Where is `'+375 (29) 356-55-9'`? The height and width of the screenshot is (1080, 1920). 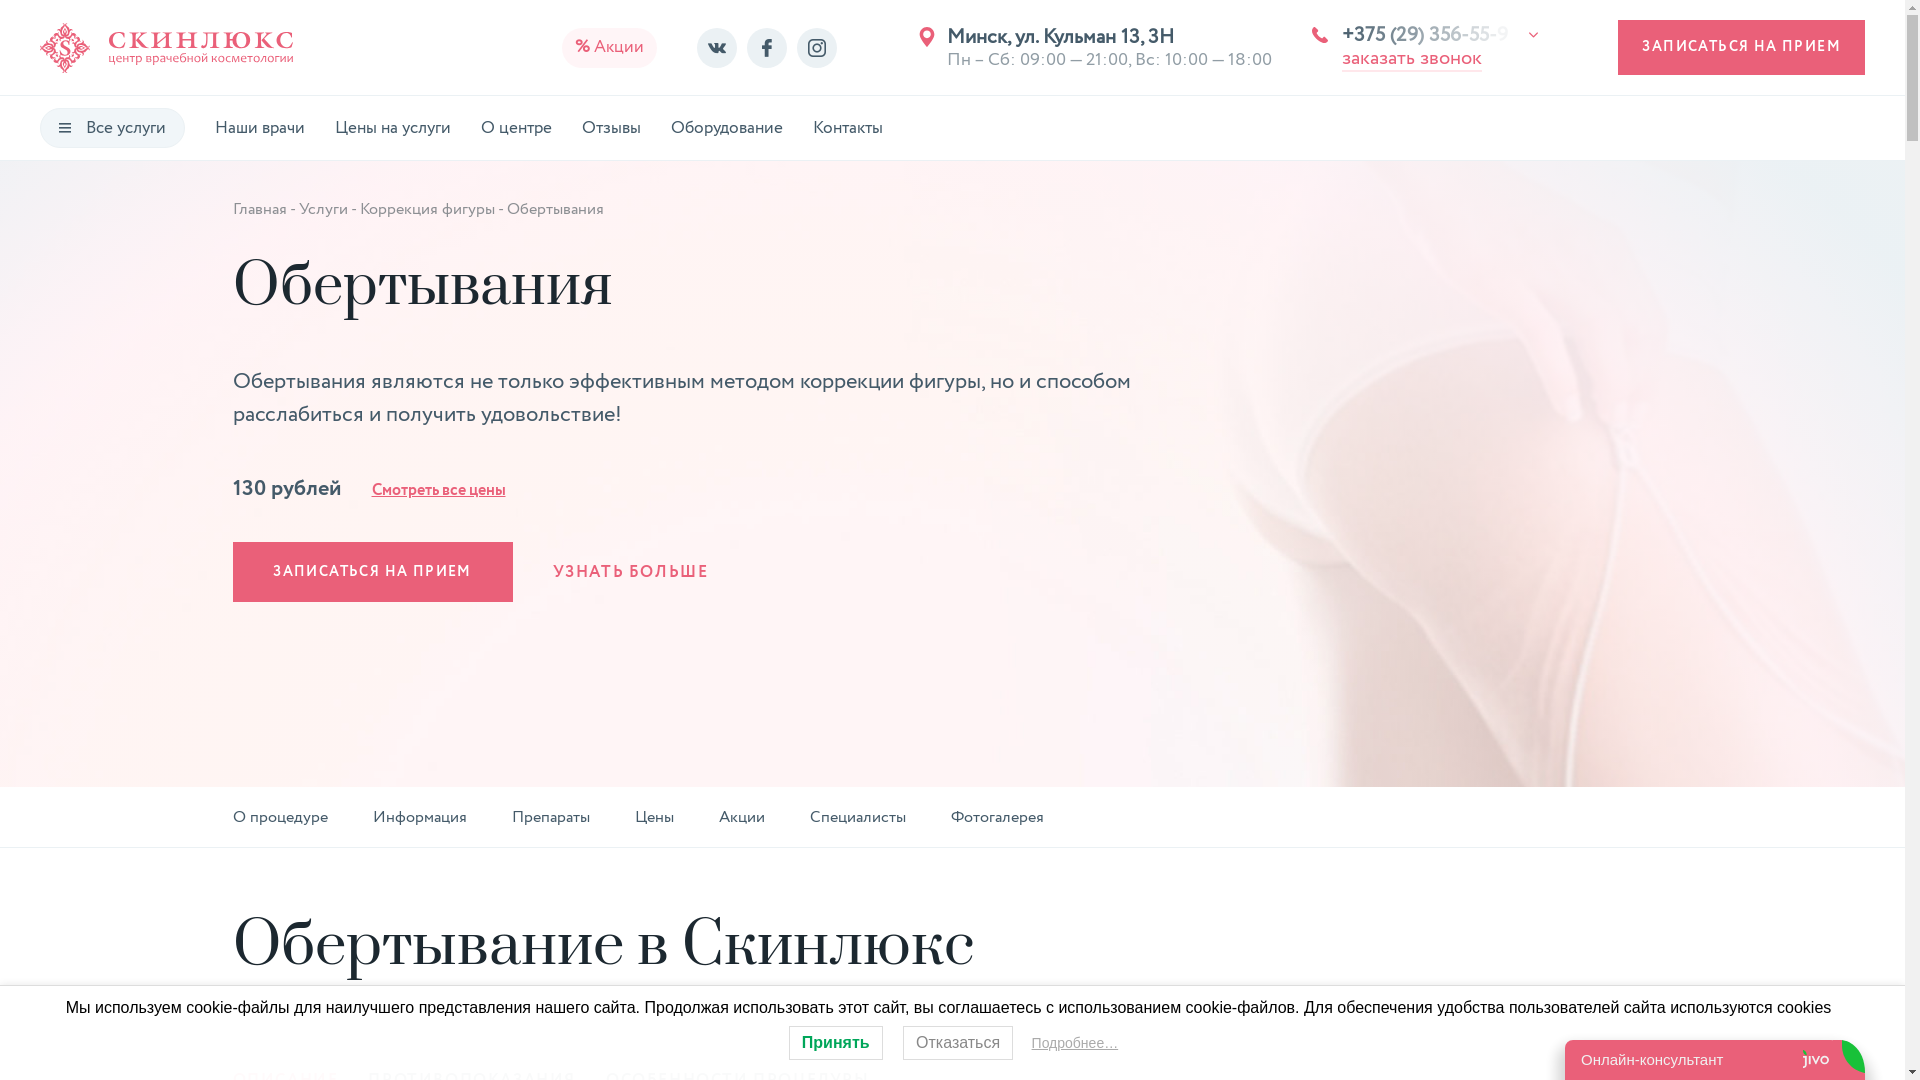 '+375 (29) 356-55-9' is located at coordinates (1440, 34).